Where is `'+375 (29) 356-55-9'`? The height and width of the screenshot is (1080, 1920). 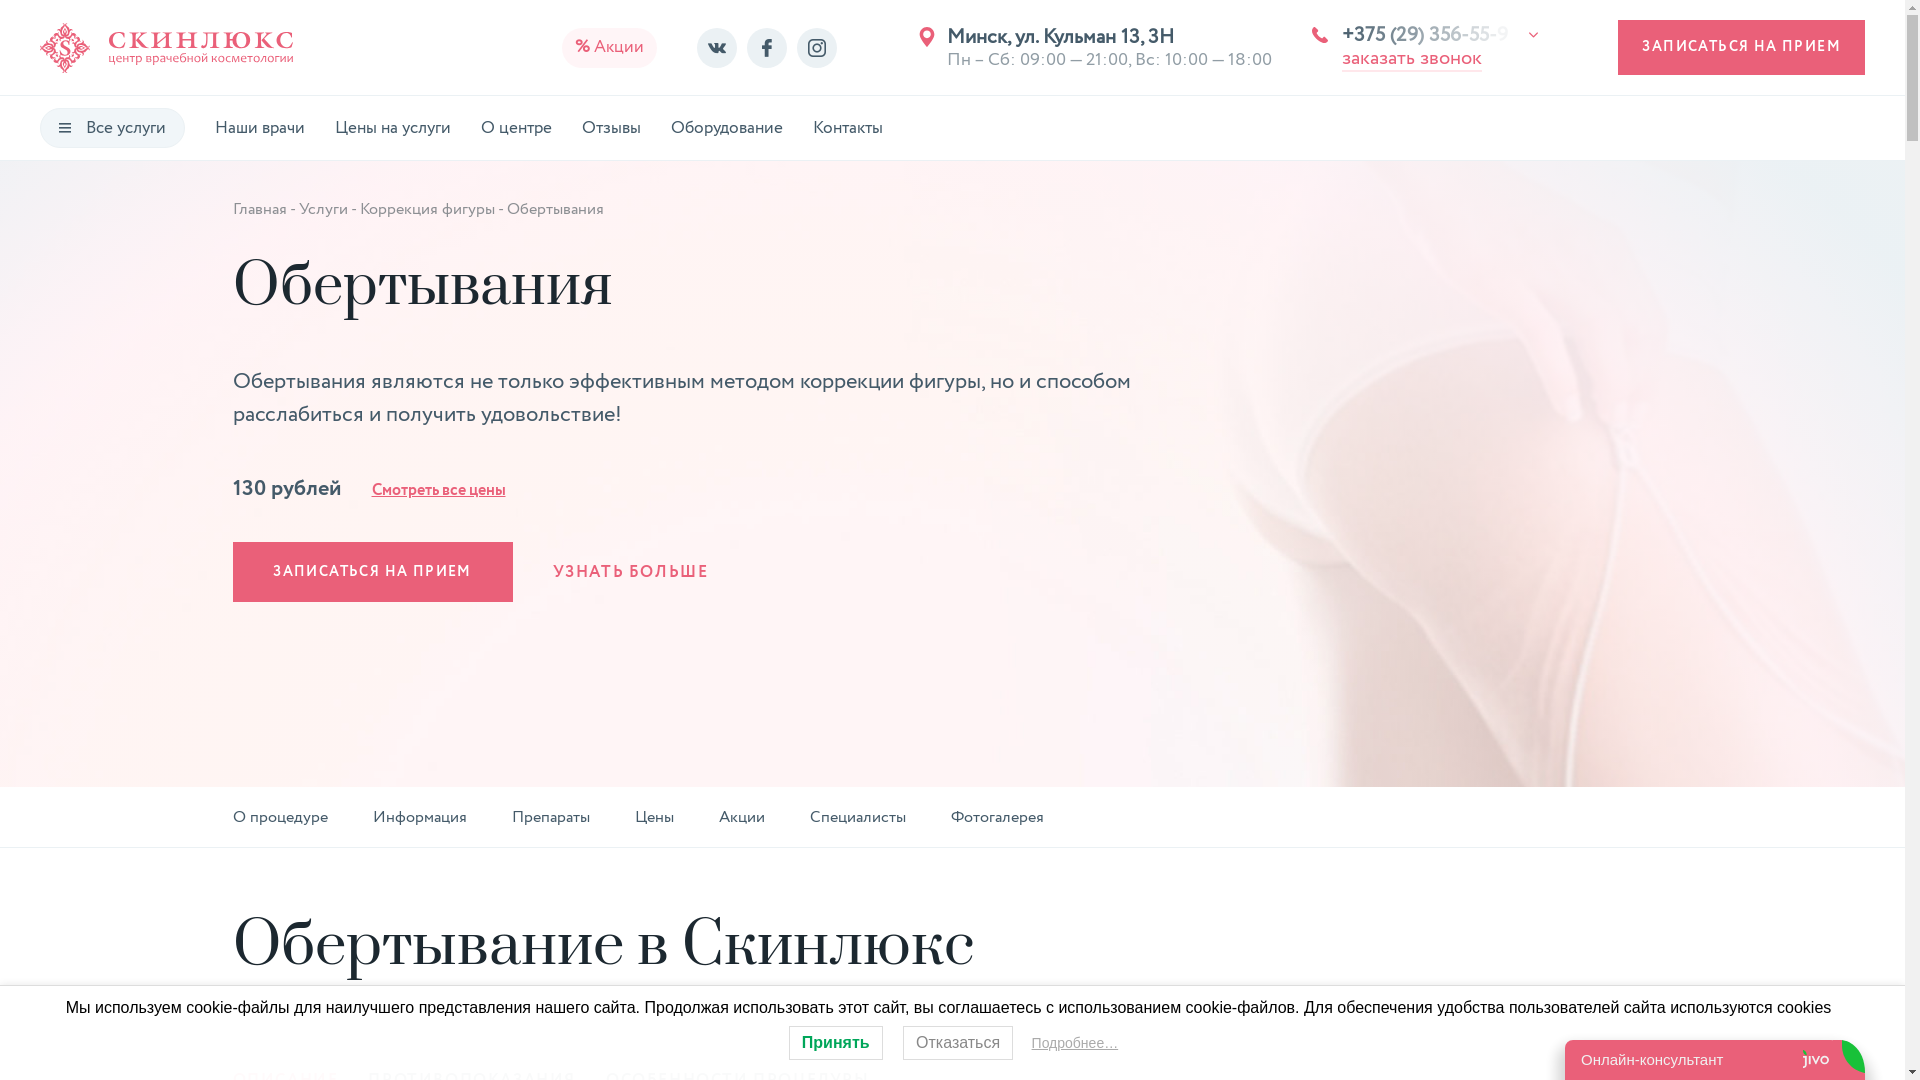 '+375 (29) 356-55-9' is located at coordinates (1440, 34).